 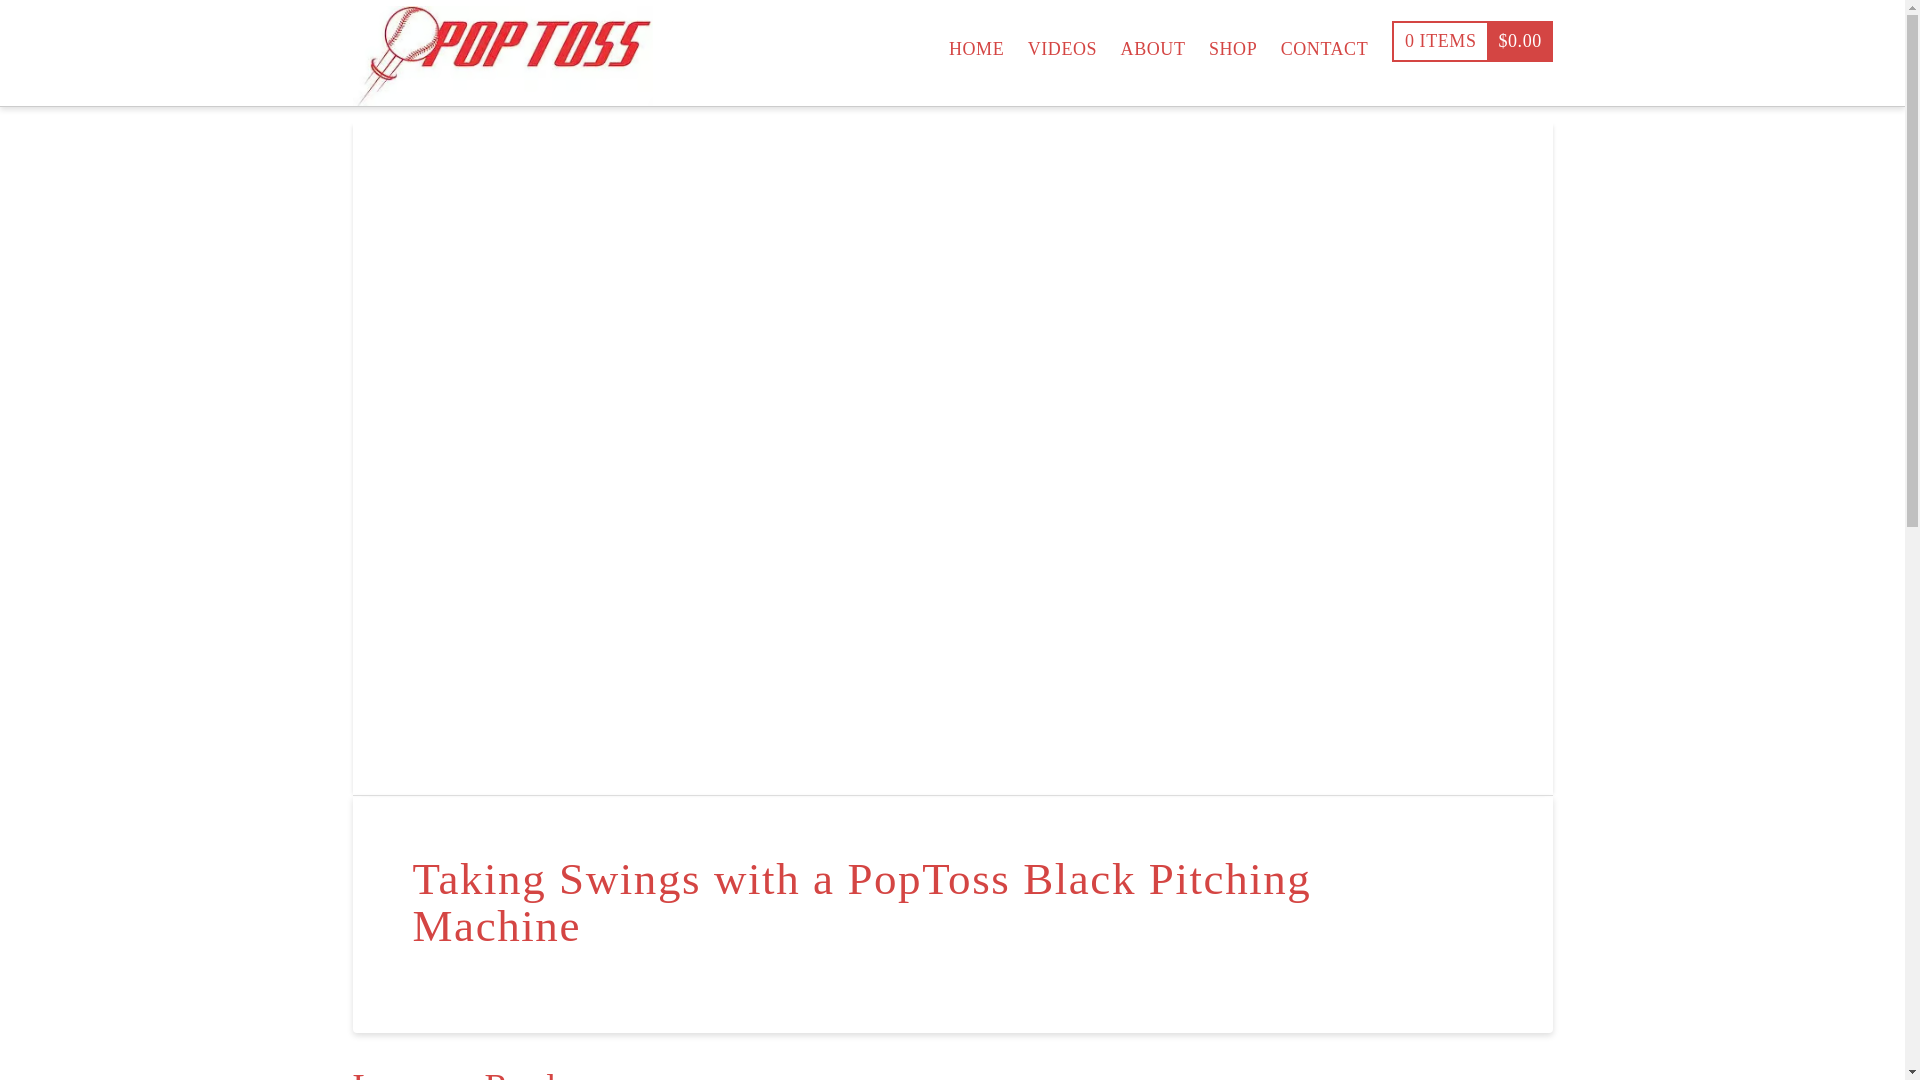 What do you see at coordinates (1324, 39) in the screenshot?
I see `'CONTACT'` at bounding box center [1324, 39].